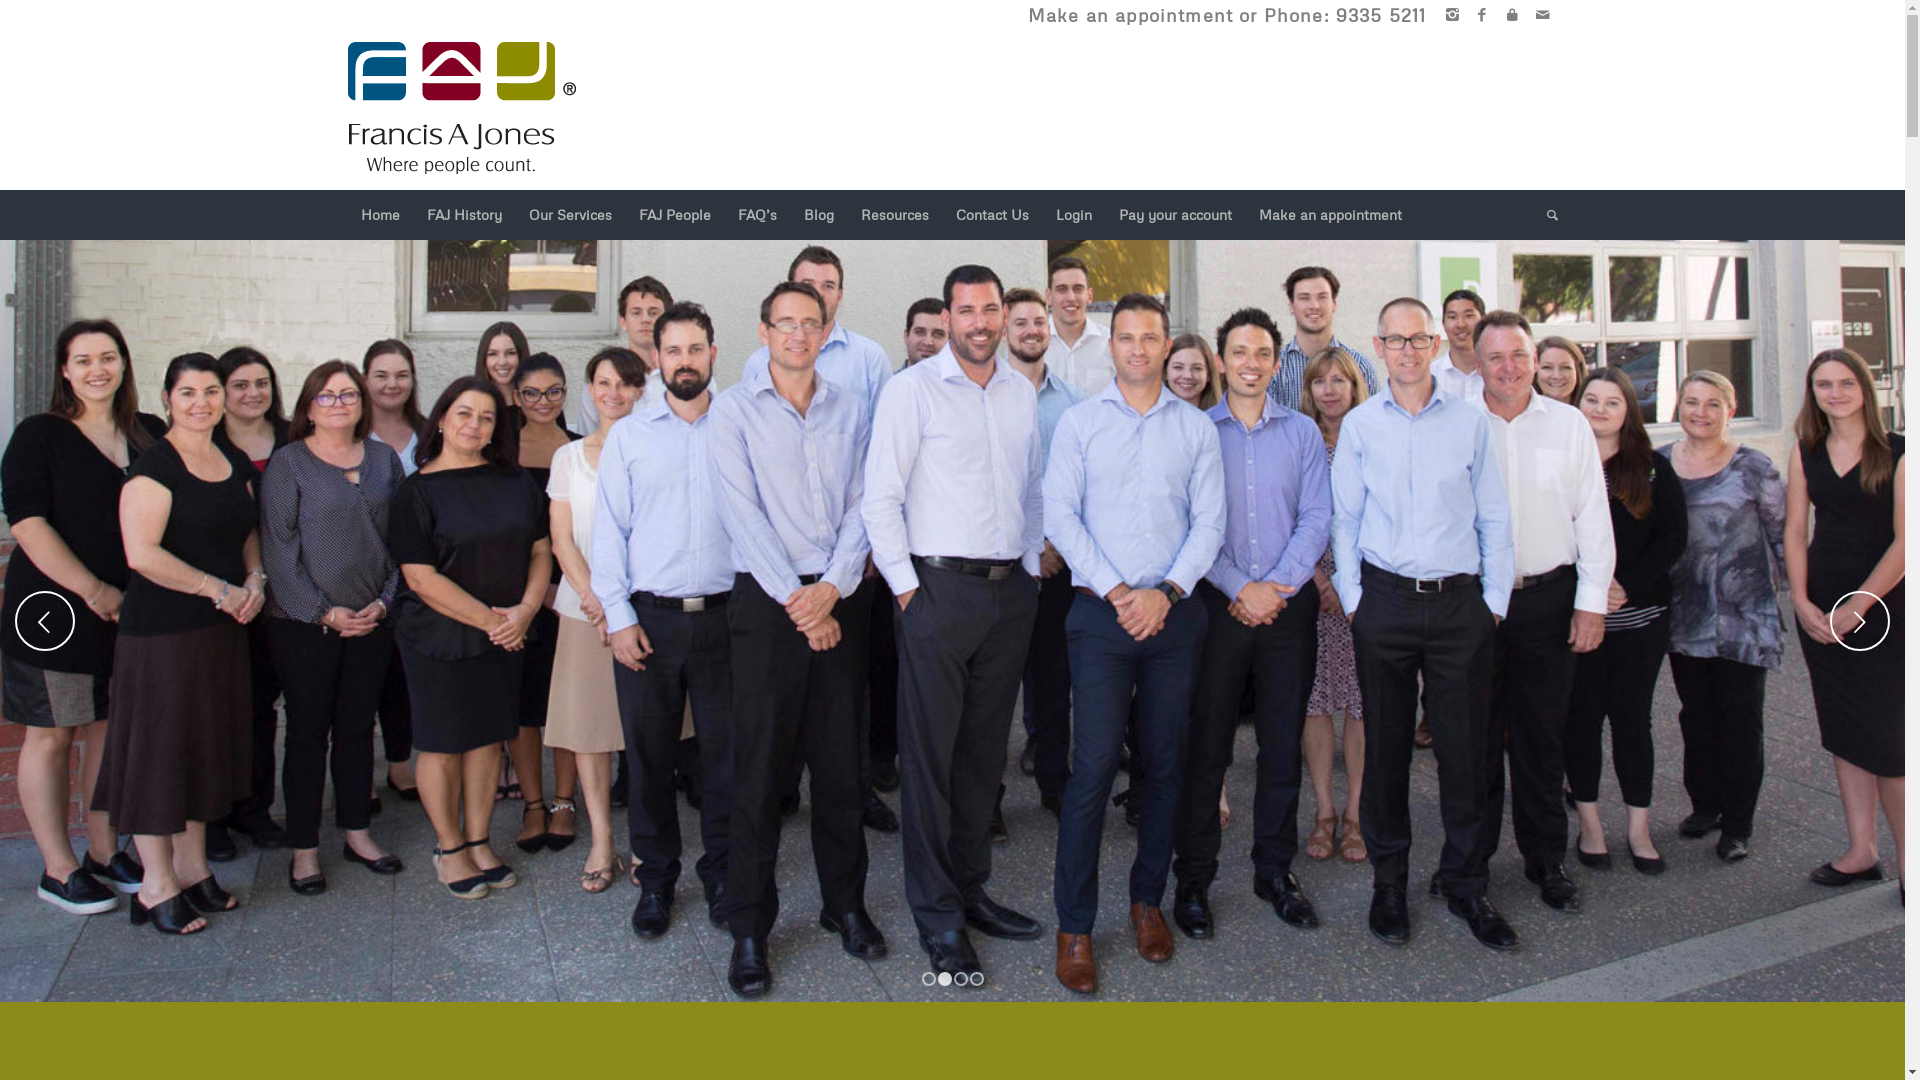 This screenshot has width=1920, height=1080. What do you see at coordinates (1329, 215) in the screenshot?
I see `'Make an appointment'` at bounding box center [1329, 215].